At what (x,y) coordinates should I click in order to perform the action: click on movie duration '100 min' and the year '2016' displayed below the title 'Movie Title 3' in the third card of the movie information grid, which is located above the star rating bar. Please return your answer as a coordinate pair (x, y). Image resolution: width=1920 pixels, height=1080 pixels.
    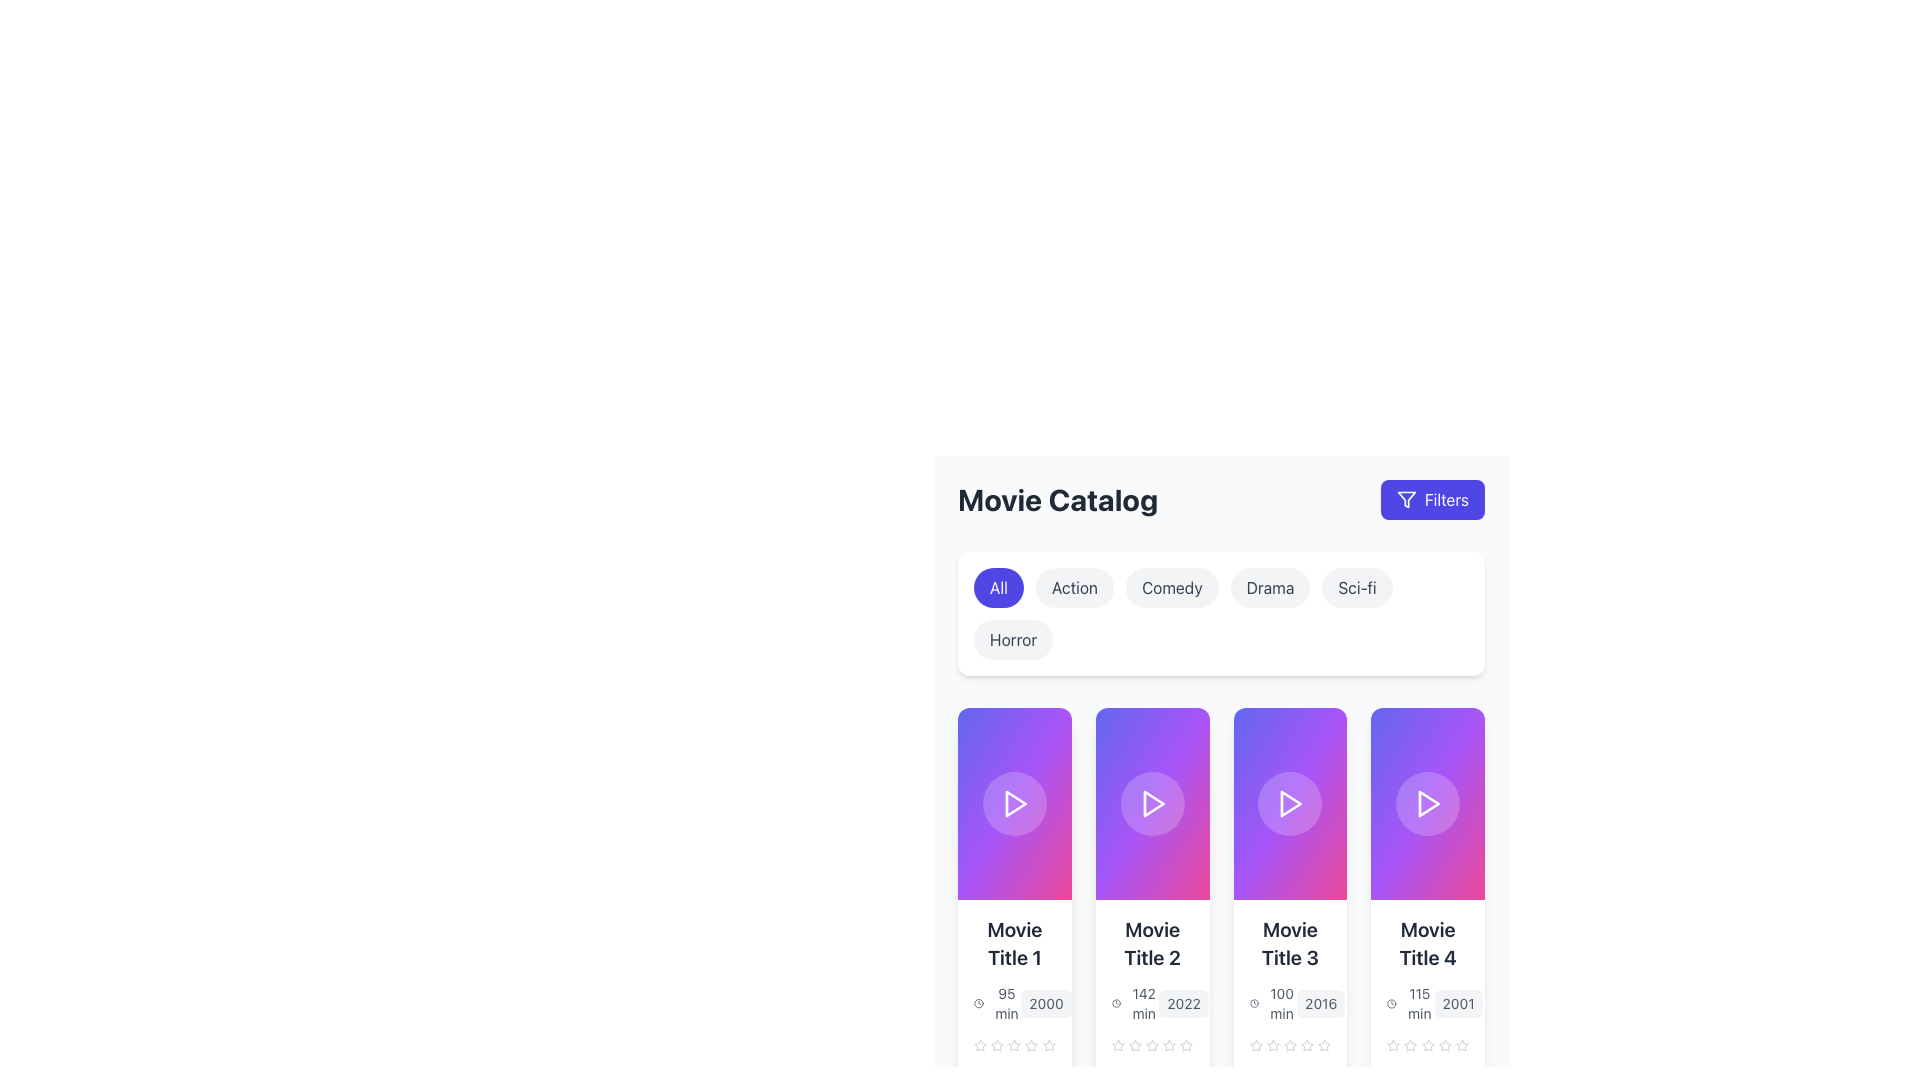
    Looking at the image, I should click on (1290, 1003).